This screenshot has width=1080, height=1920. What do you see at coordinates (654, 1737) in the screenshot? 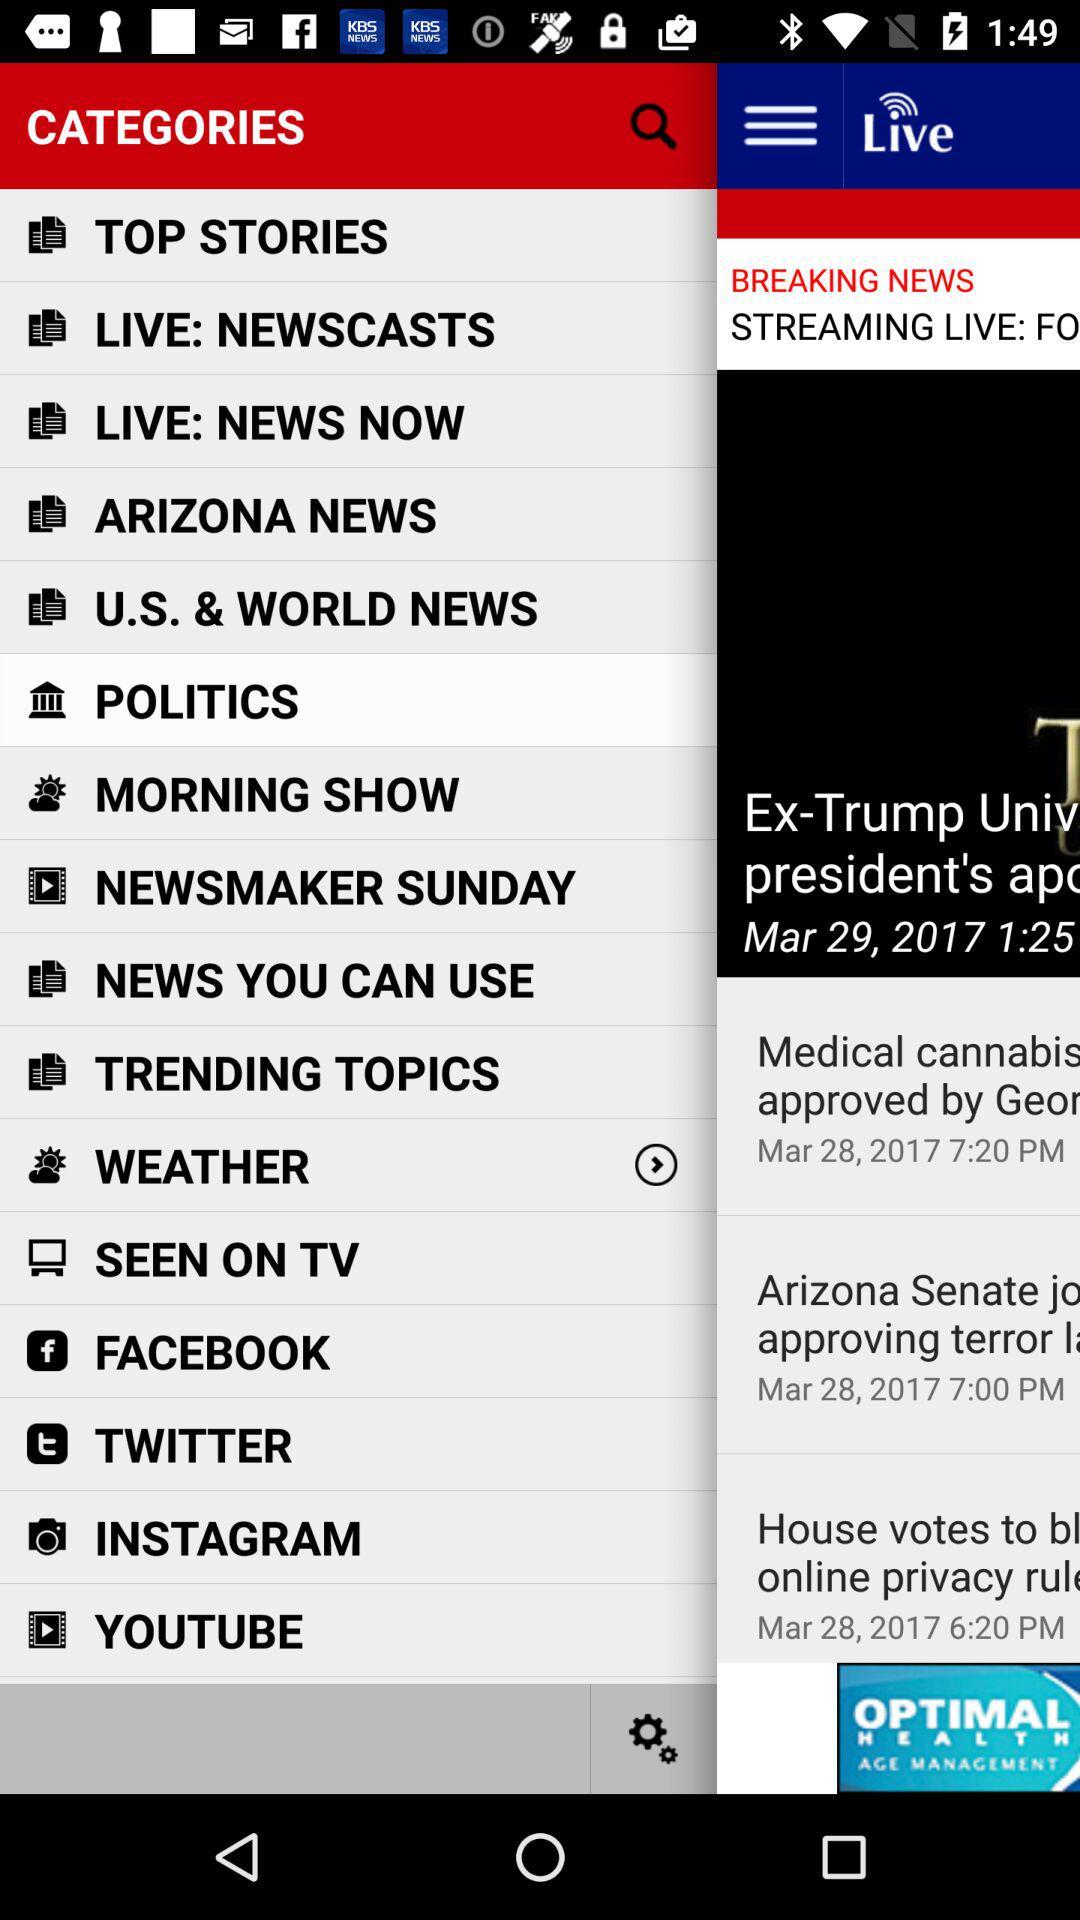
I see `the settings icon` at bounding box center [654, 1737].